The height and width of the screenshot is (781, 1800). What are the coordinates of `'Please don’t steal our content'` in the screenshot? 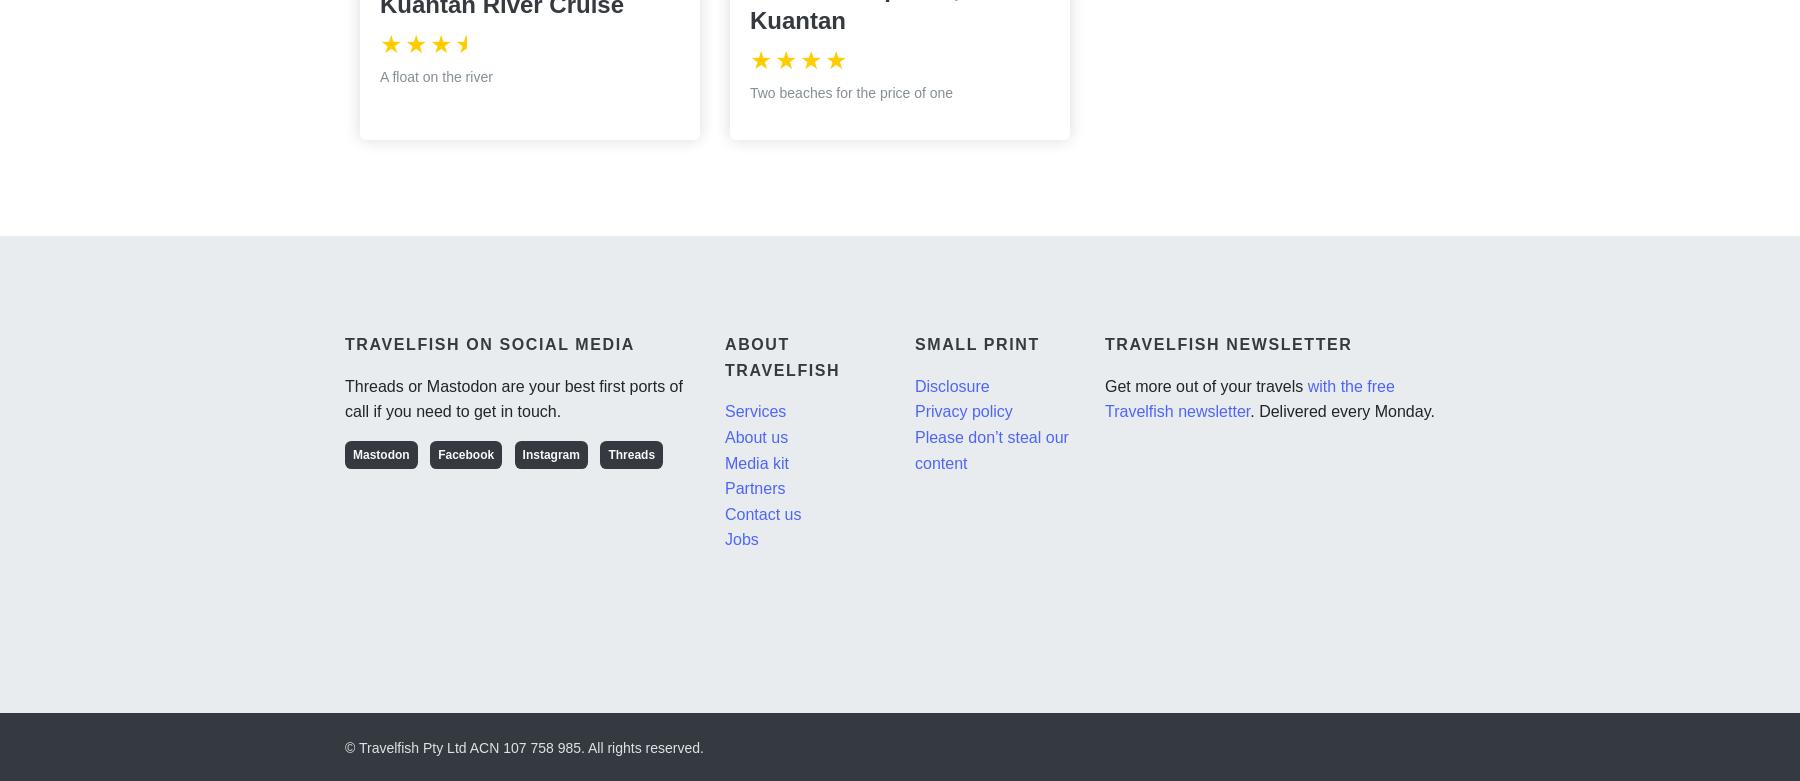 It's located at (990, 448).